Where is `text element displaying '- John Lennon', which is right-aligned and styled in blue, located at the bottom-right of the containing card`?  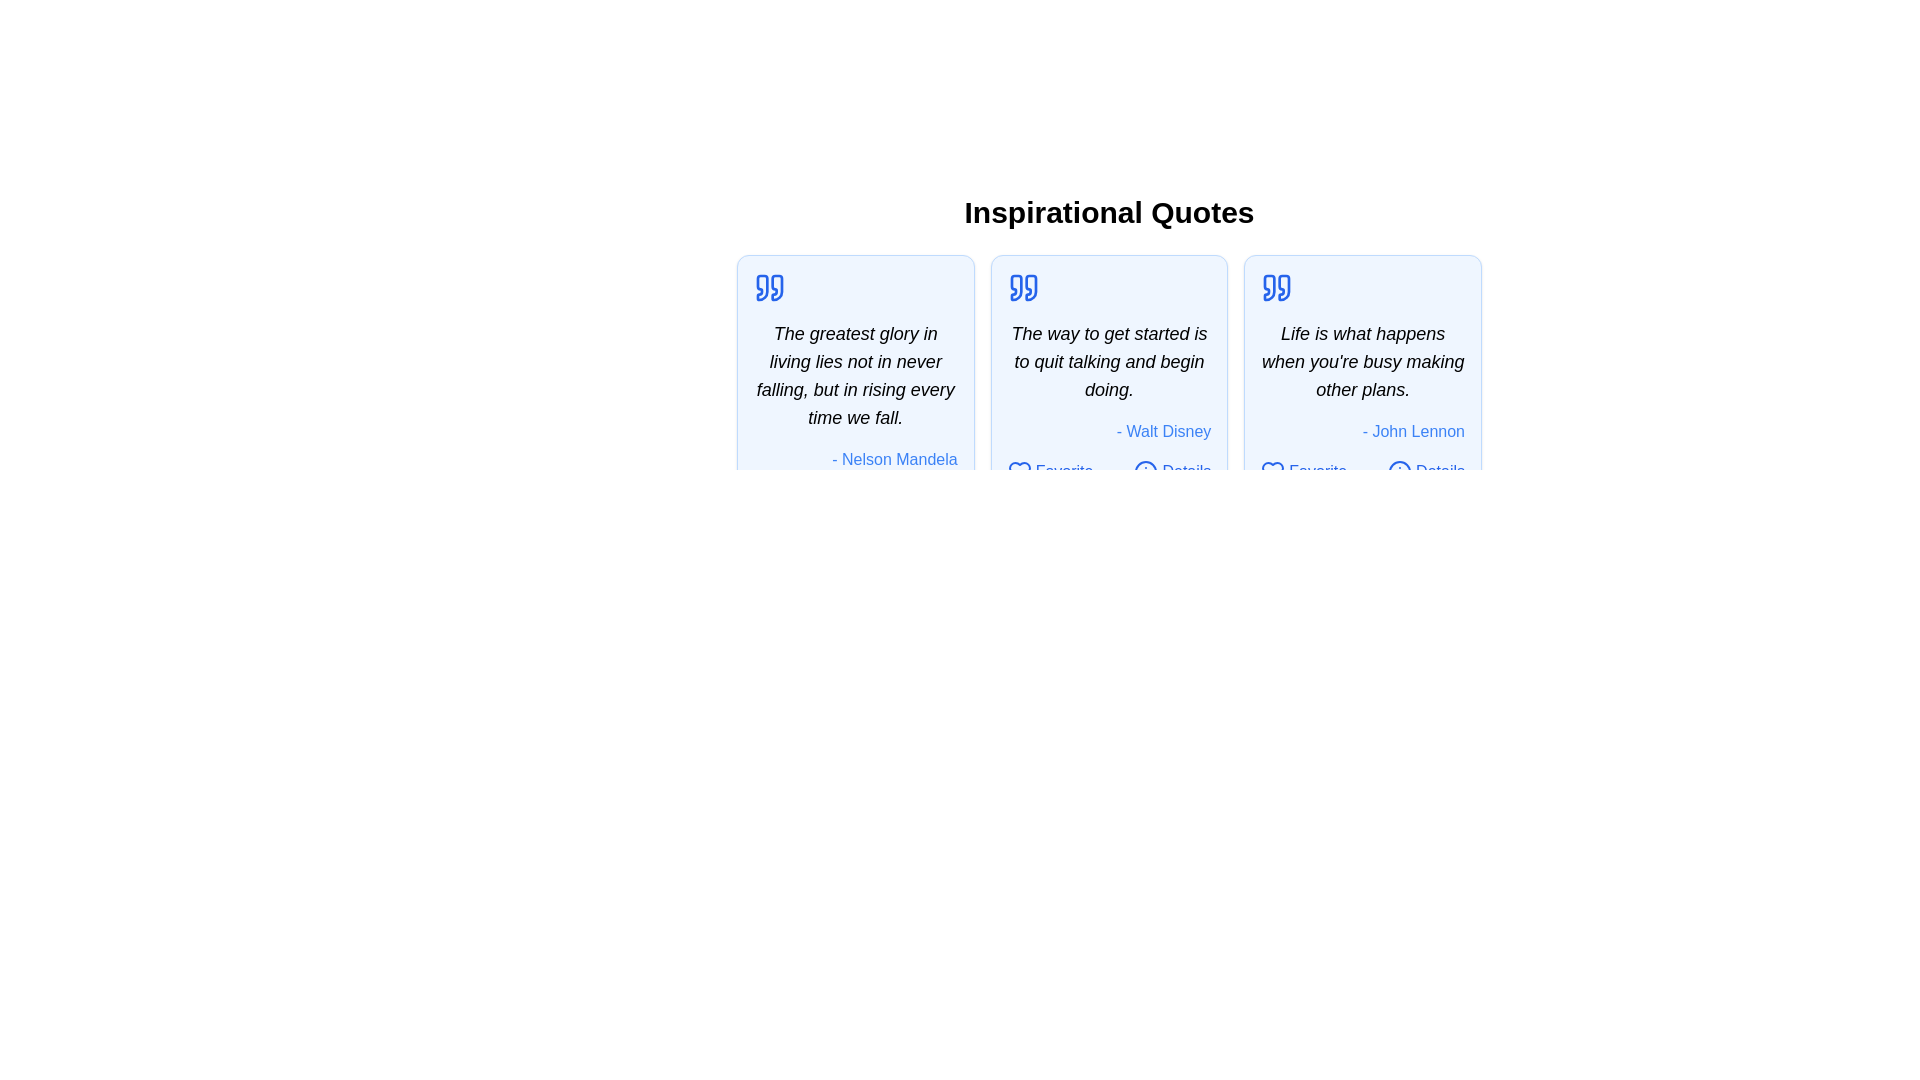
text element displaying '- John Lennon', which is right-aligned and styled in blue, located at the bottom-right of the containing card is located at coordinates (1362, 431).